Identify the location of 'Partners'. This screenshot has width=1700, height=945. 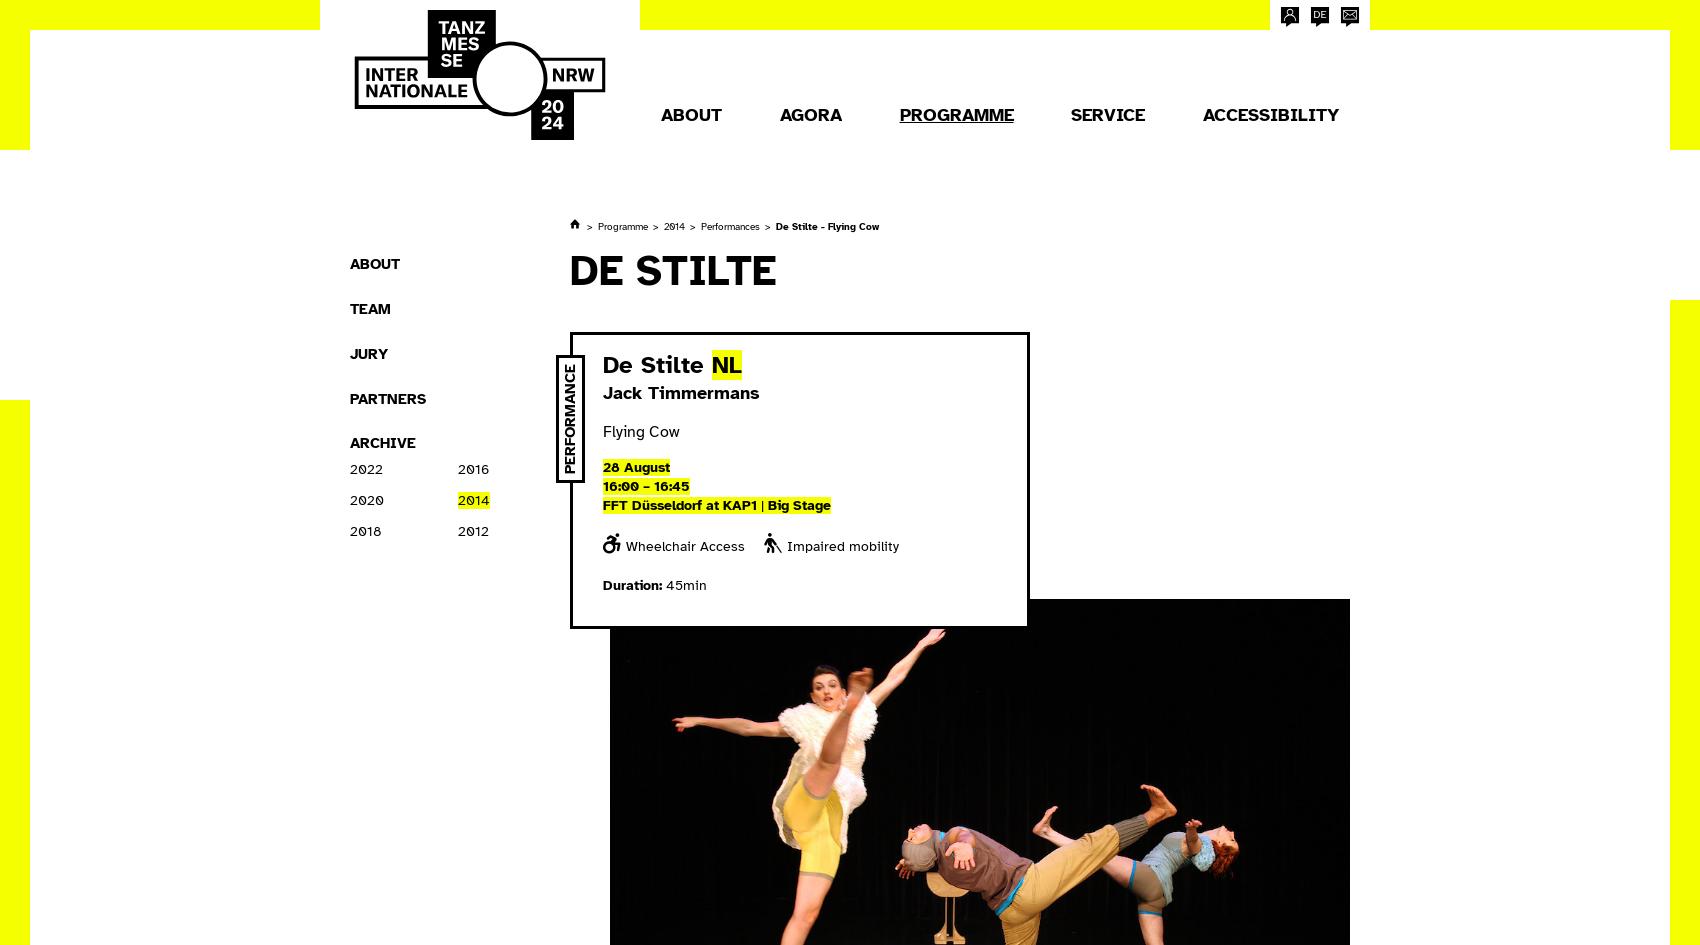
(386, 397).